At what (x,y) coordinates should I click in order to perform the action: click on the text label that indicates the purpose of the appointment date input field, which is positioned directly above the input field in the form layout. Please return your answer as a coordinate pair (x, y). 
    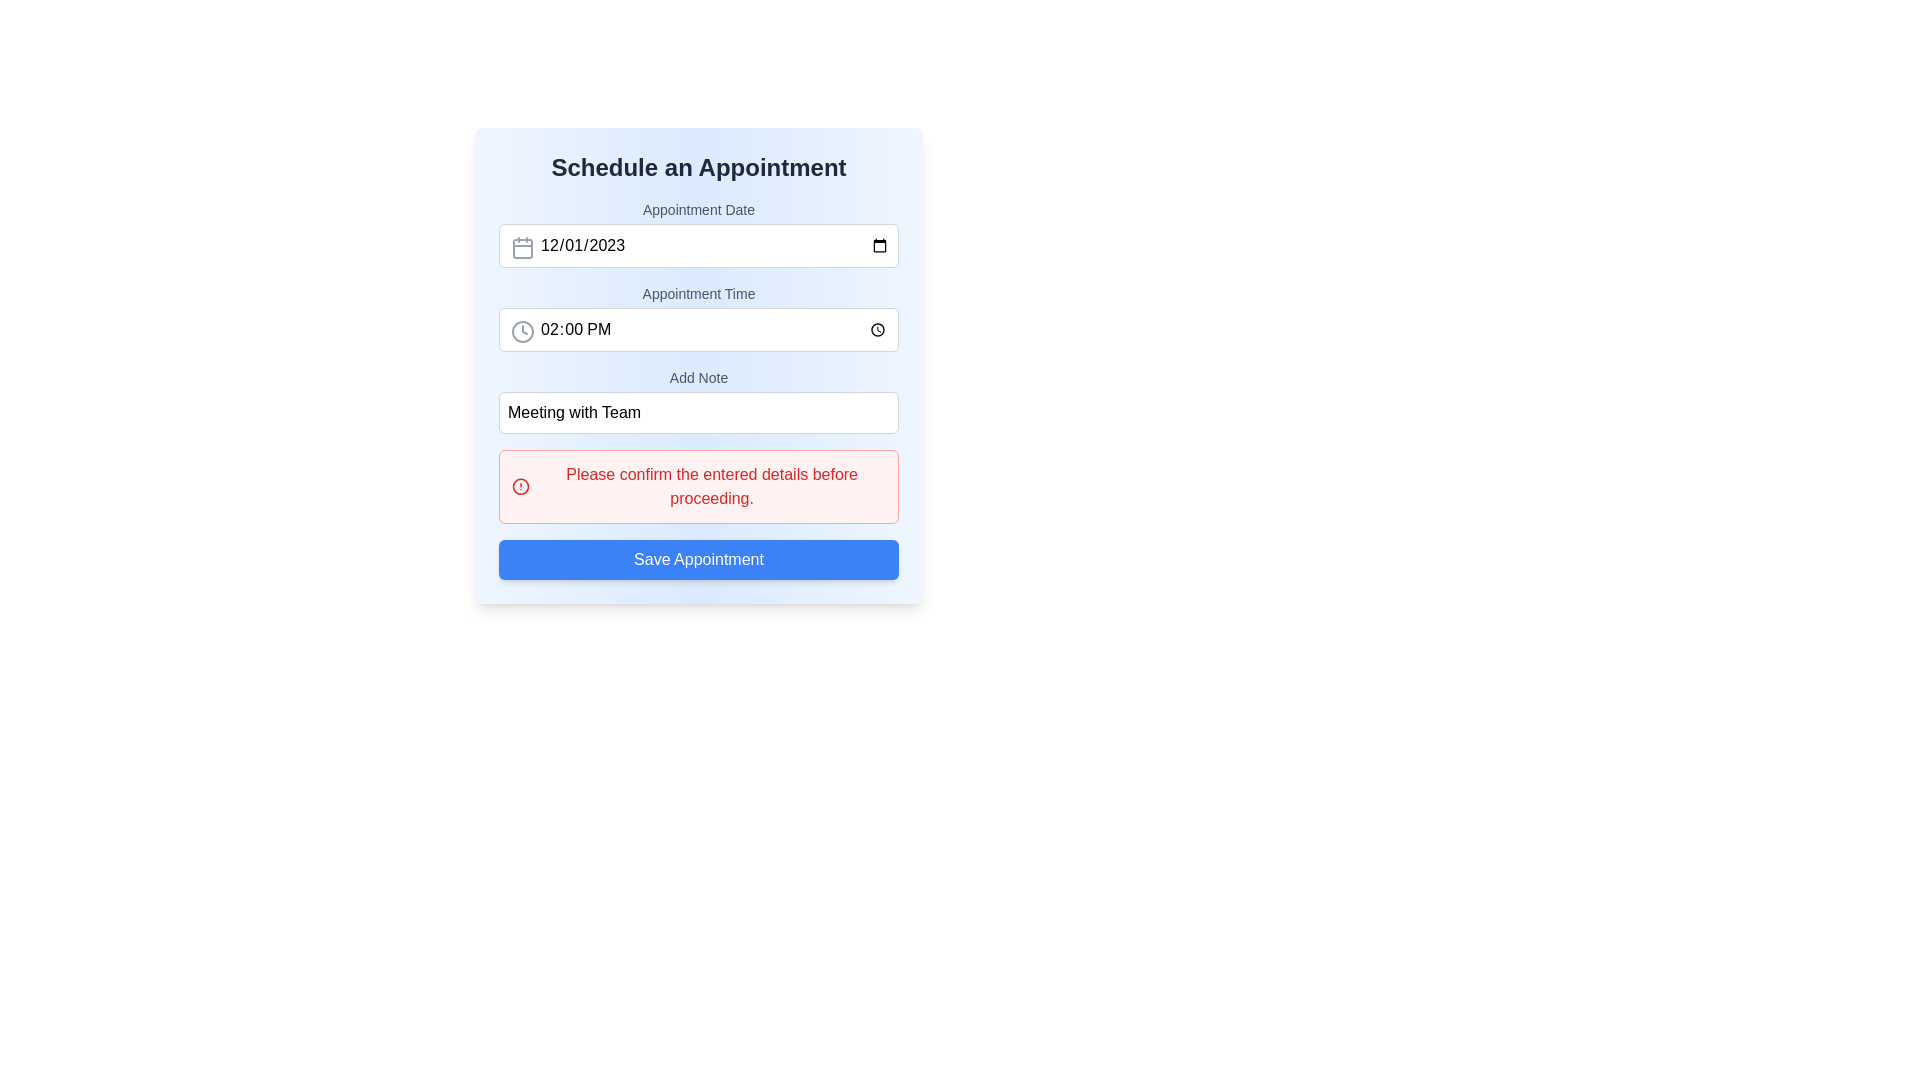
    Looking at the image, I should click on (699, 209).